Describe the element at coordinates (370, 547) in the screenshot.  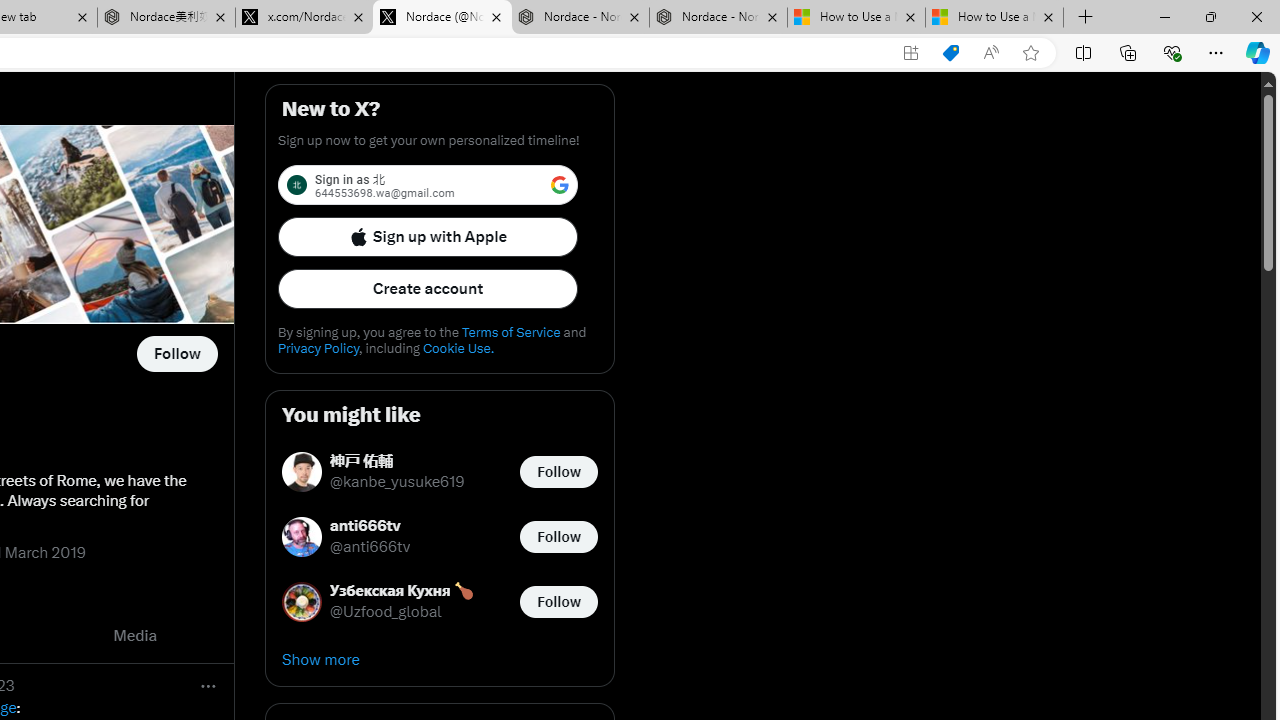
I see `'@anti666tv'` at that location.